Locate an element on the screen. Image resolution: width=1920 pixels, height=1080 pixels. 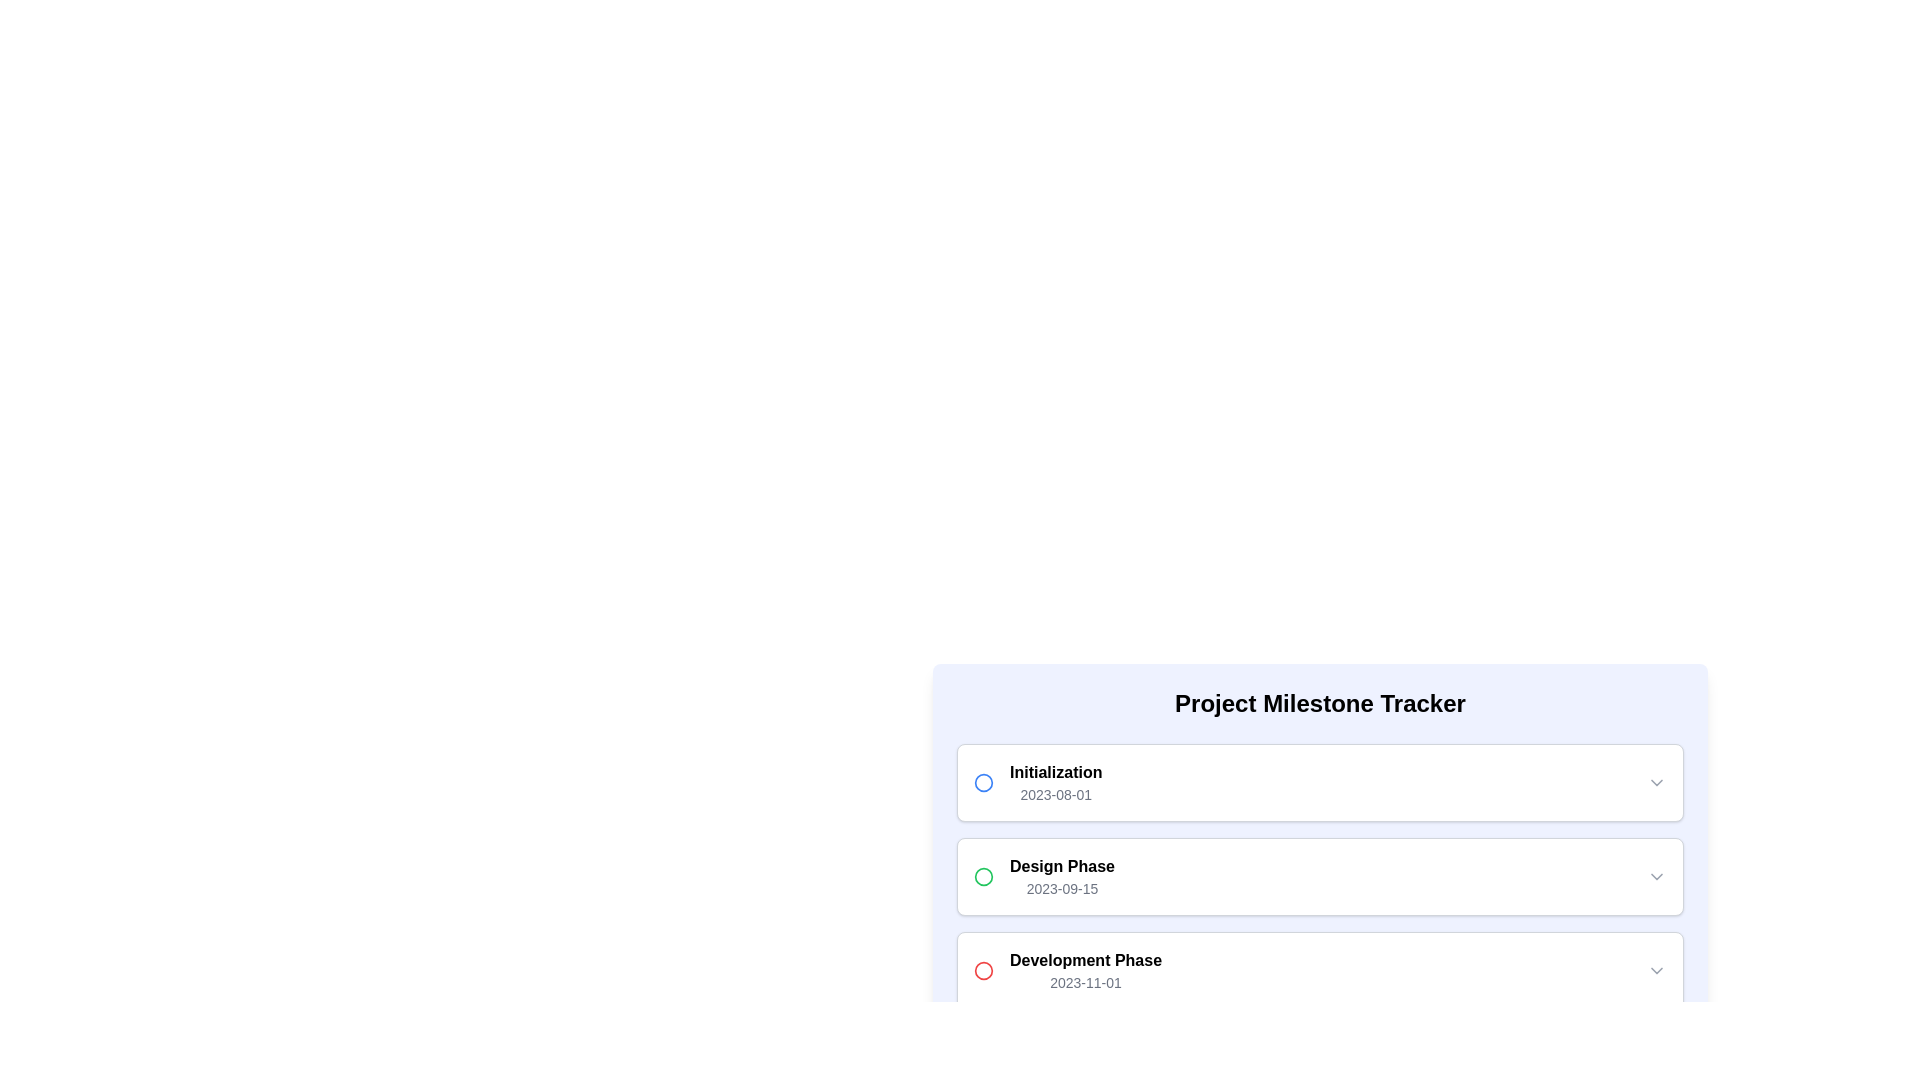
the 'Development Phase' component in the project milestone tracker is located at coordinates (1320, 970).